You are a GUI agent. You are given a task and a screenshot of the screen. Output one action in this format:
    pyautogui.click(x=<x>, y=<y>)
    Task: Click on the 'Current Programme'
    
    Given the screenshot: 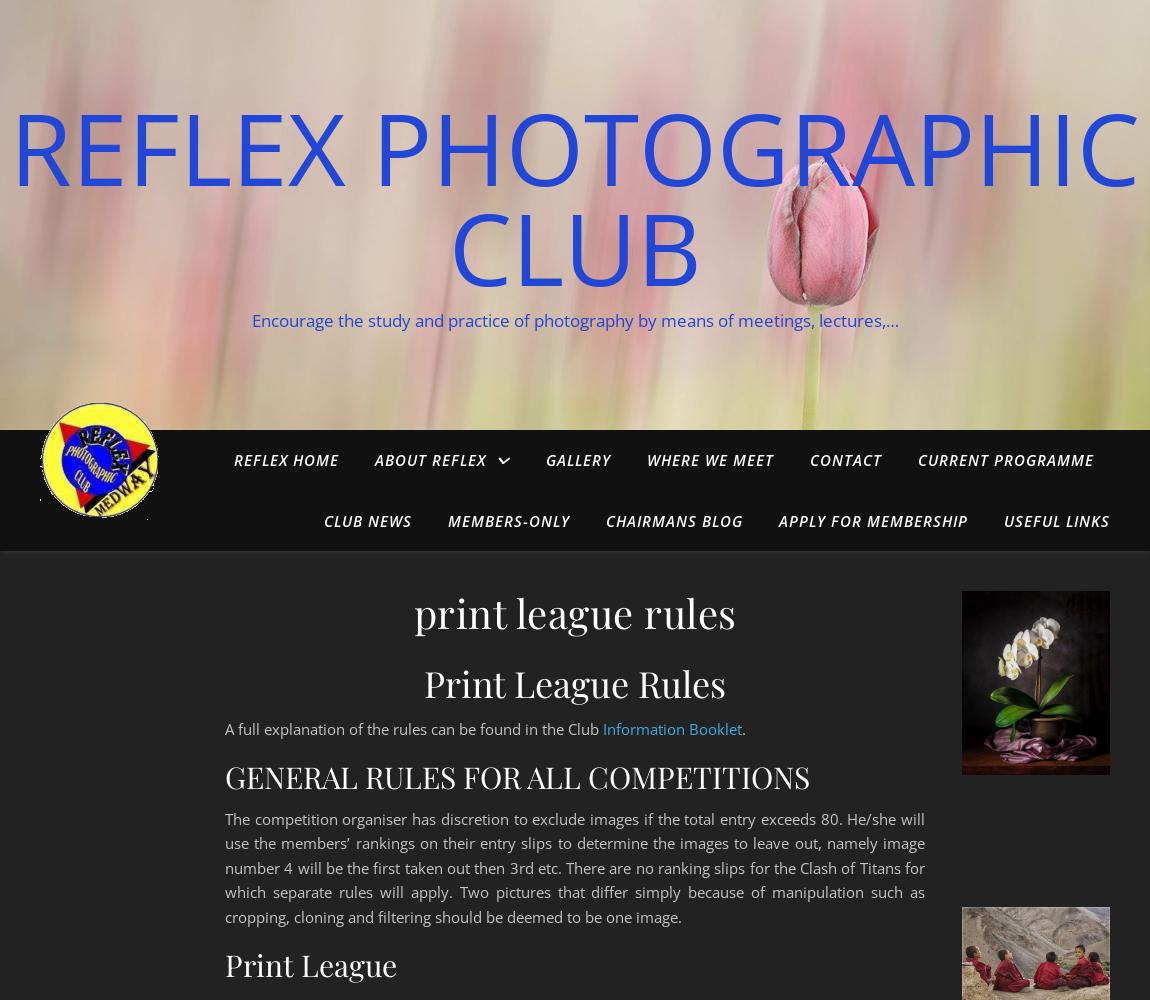 What is the action you would take?
    pyautogui.click(x=1006, y=459)
    